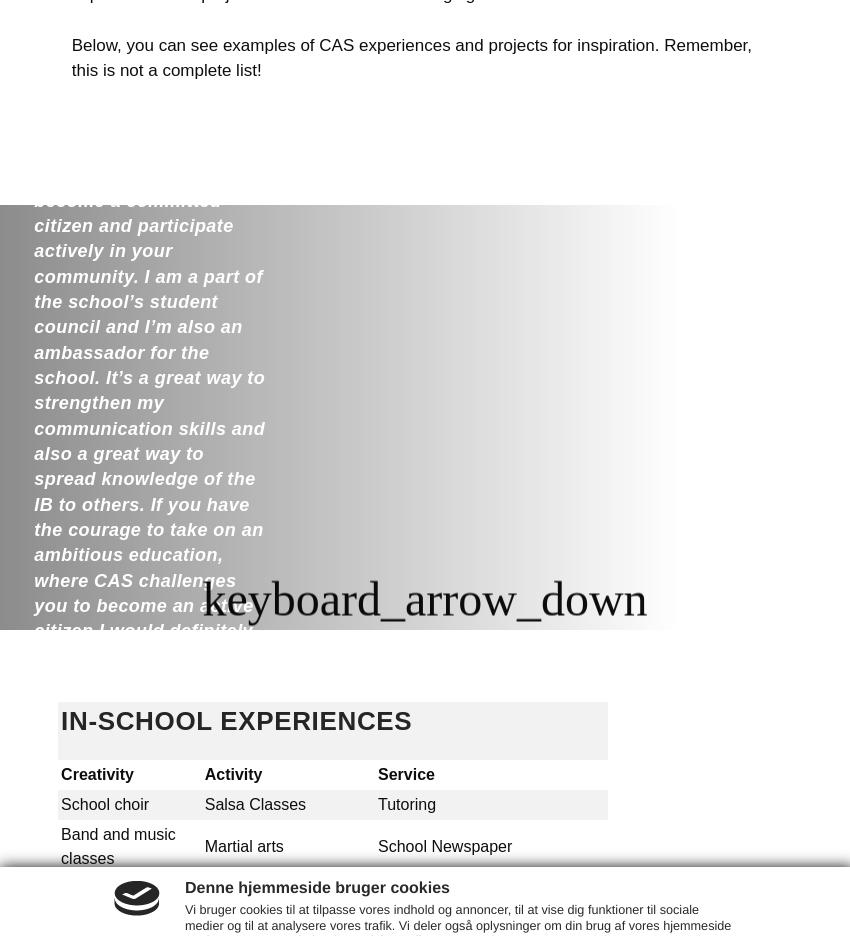 The image size is (850, 936). What do you see at coordinates (102, 887) in the screenshot?
I see `'Debate club'` at bounding box center [102, 887].